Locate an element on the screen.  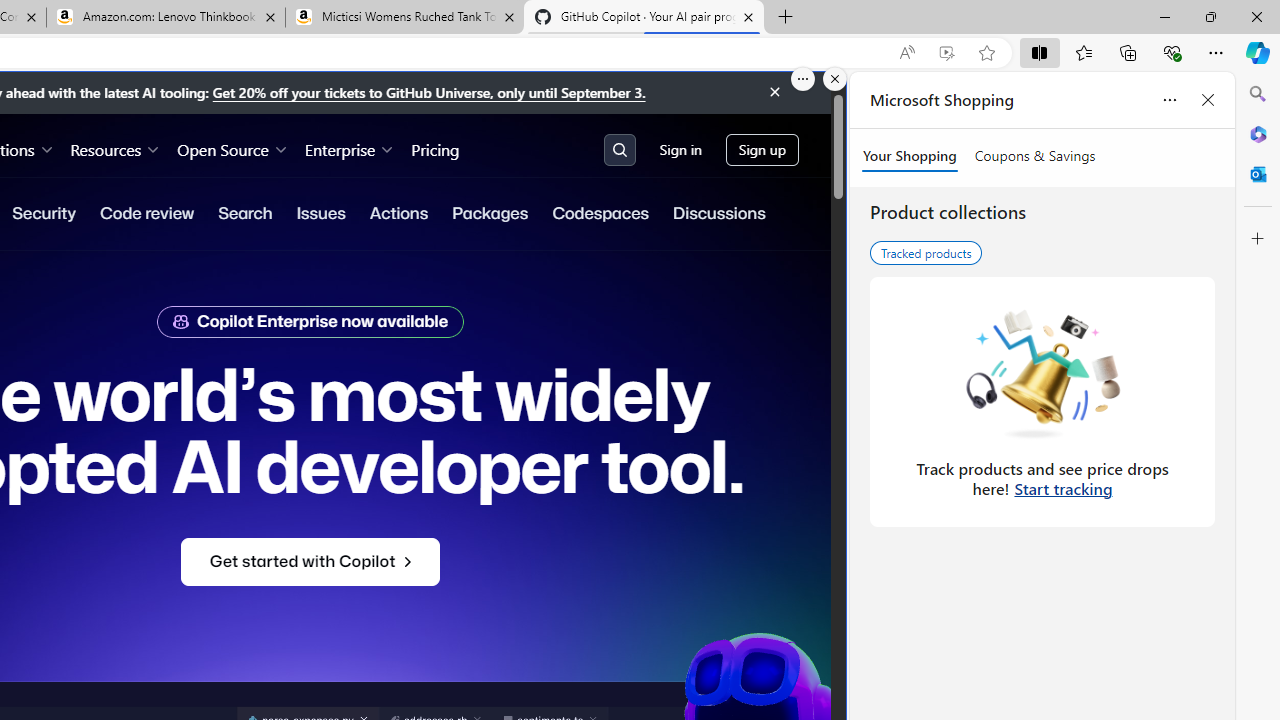
'Get started with Copilot' is located at coordinates (310, 561).